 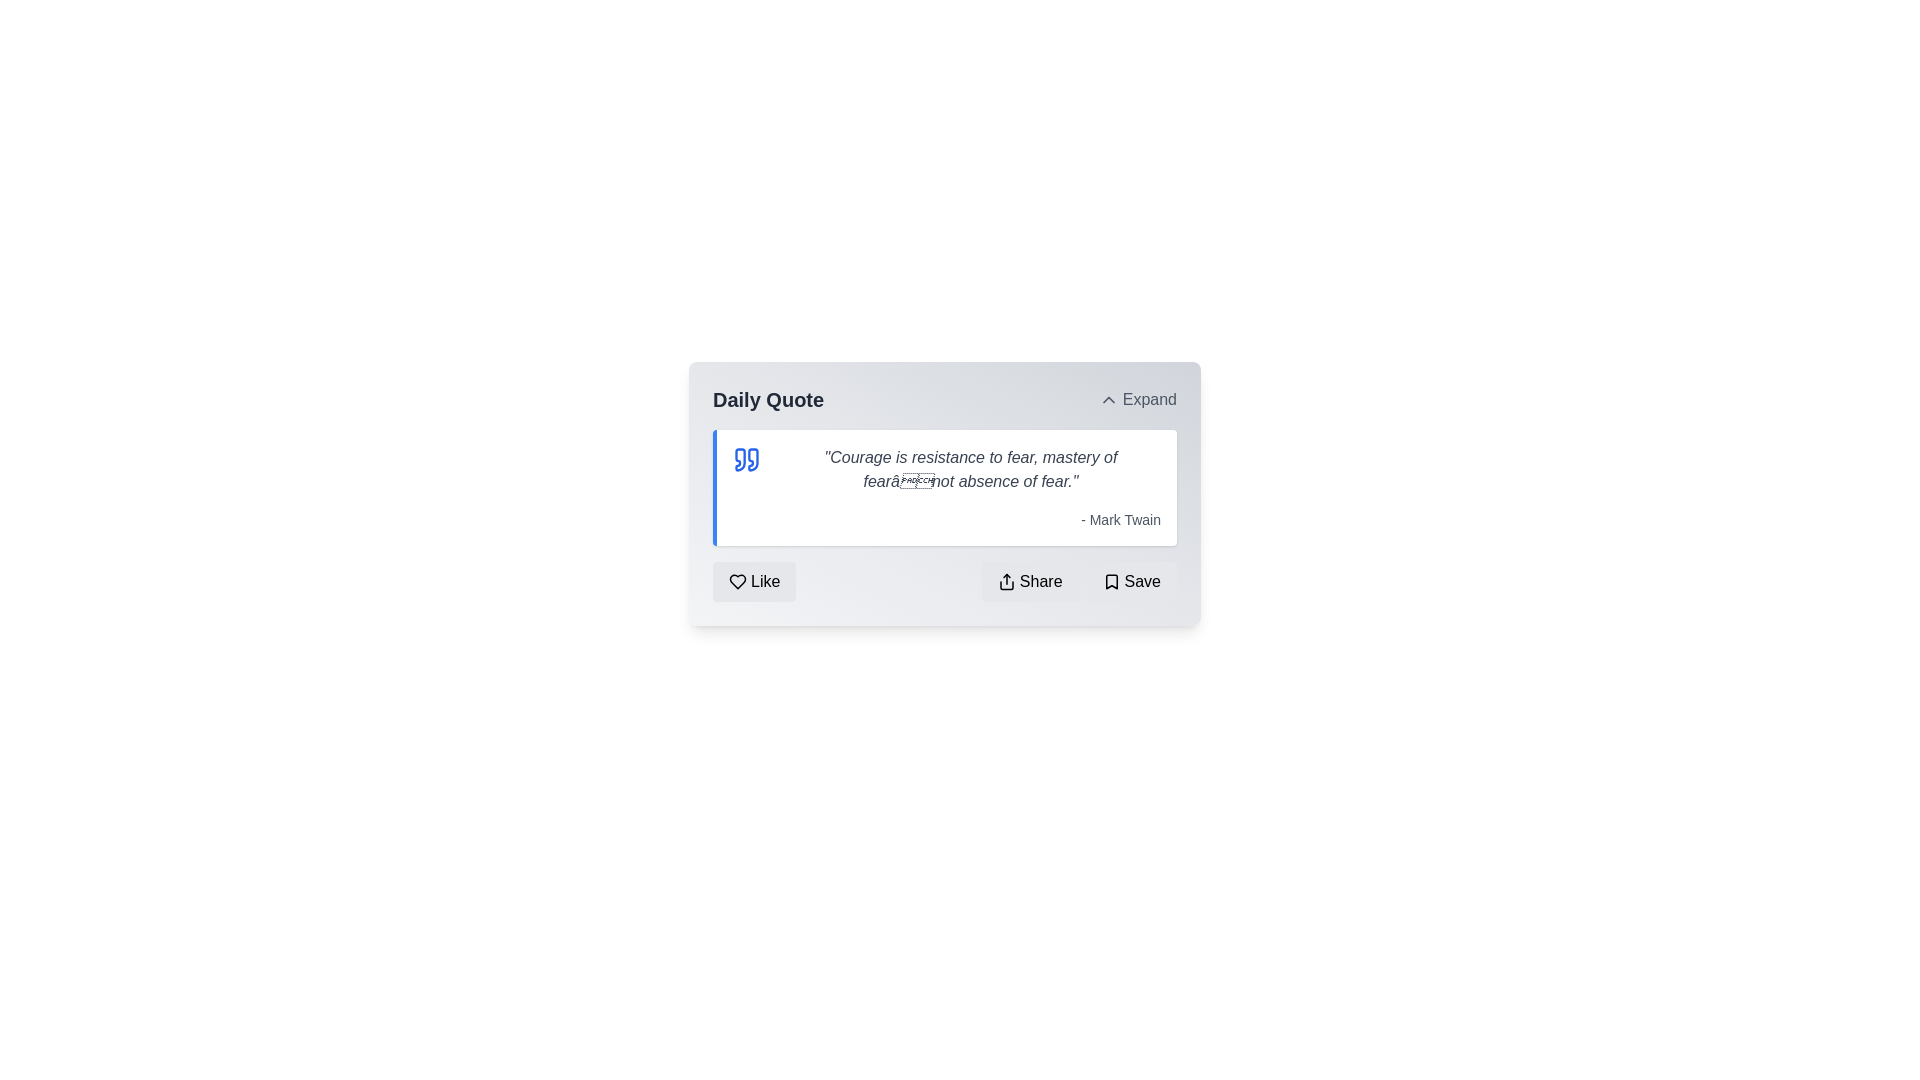 What do you see at coordinates (944, 582) in the screenshot?
I see `the 'Like' button on the interactive toolbar located beneath the quote '- Mark Twain.'` at bounding box center [944, 582].